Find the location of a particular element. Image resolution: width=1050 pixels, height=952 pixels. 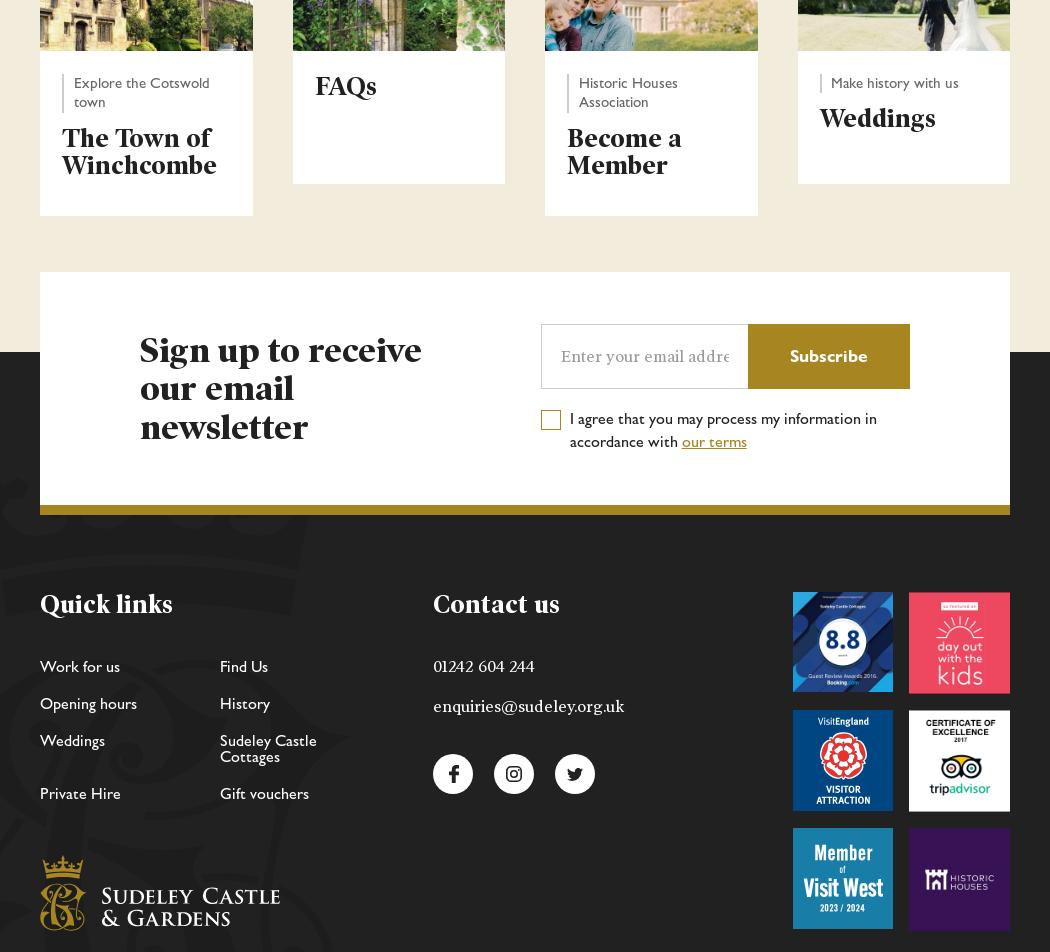

'Gift vouchers' is located at coordinates (218, 792).